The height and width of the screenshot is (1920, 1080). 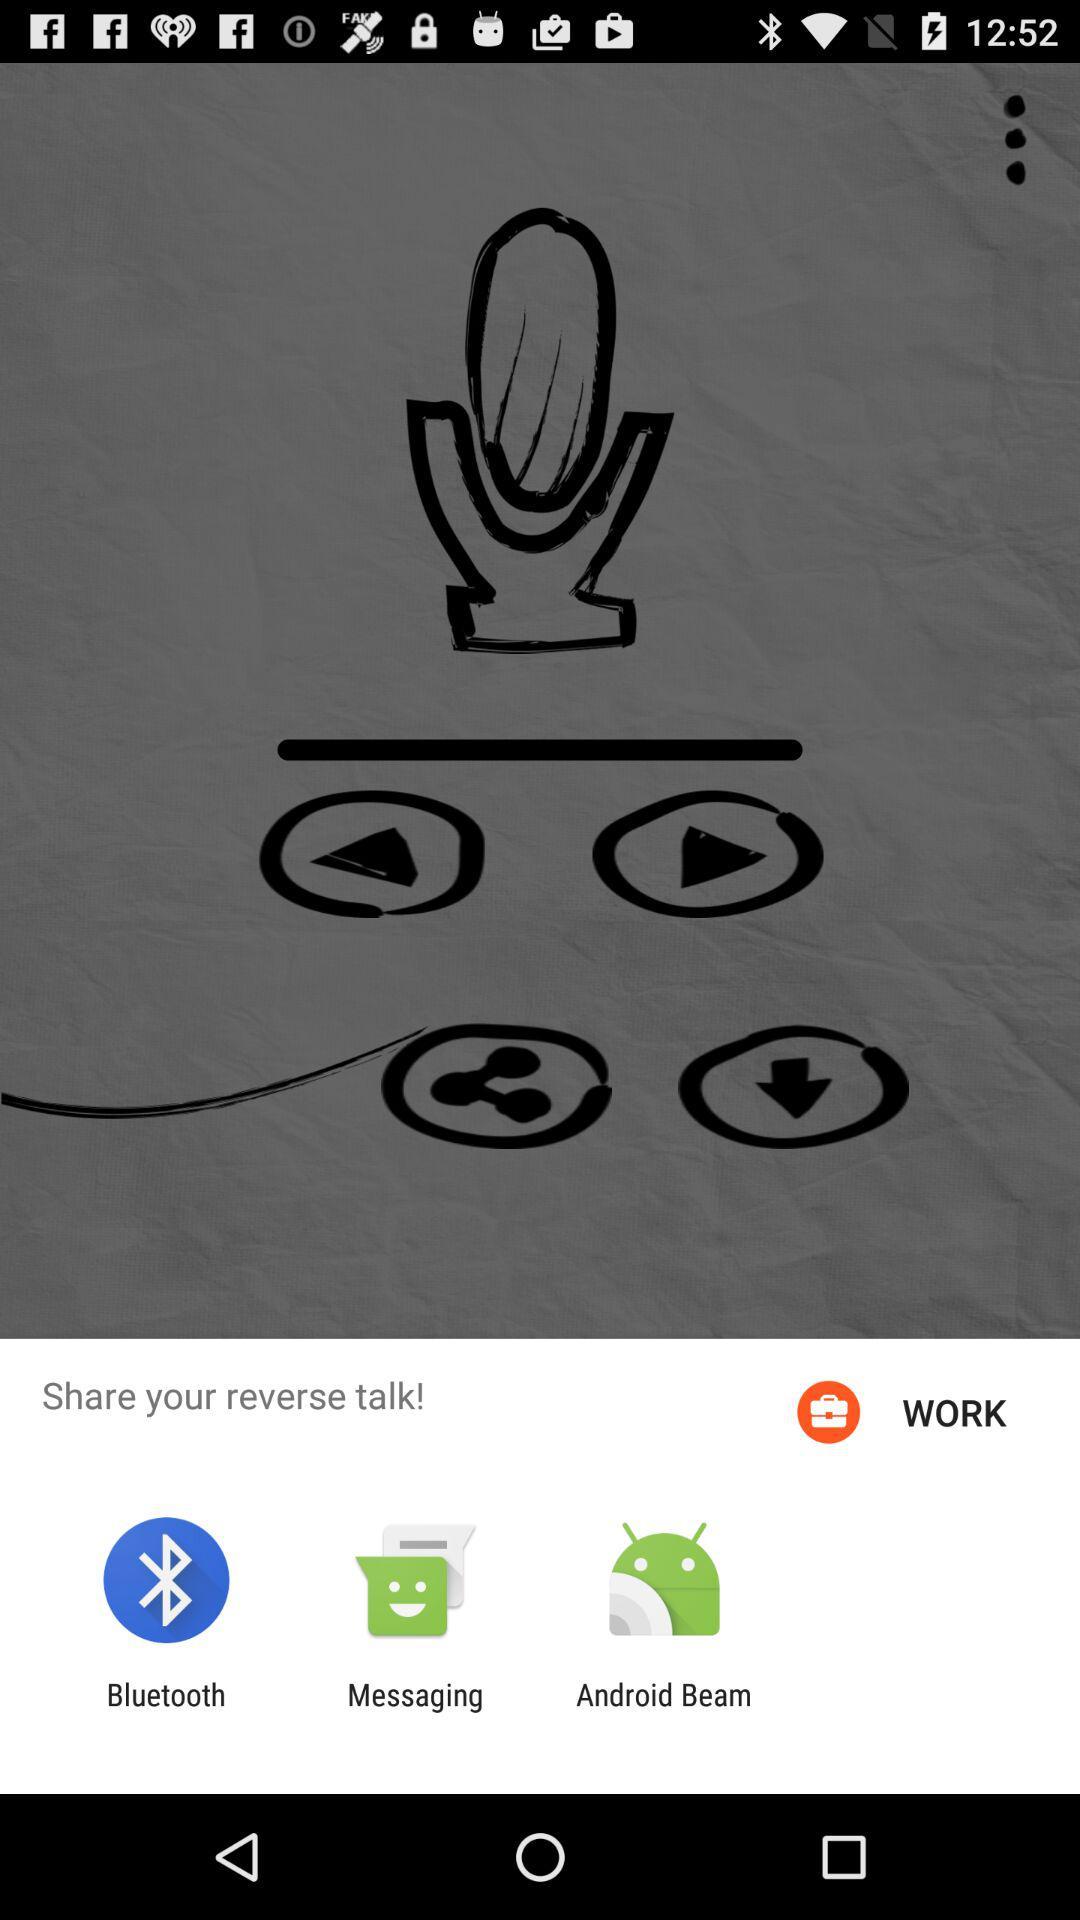 I want to click on the messaging, so click(x=414, y=1711).